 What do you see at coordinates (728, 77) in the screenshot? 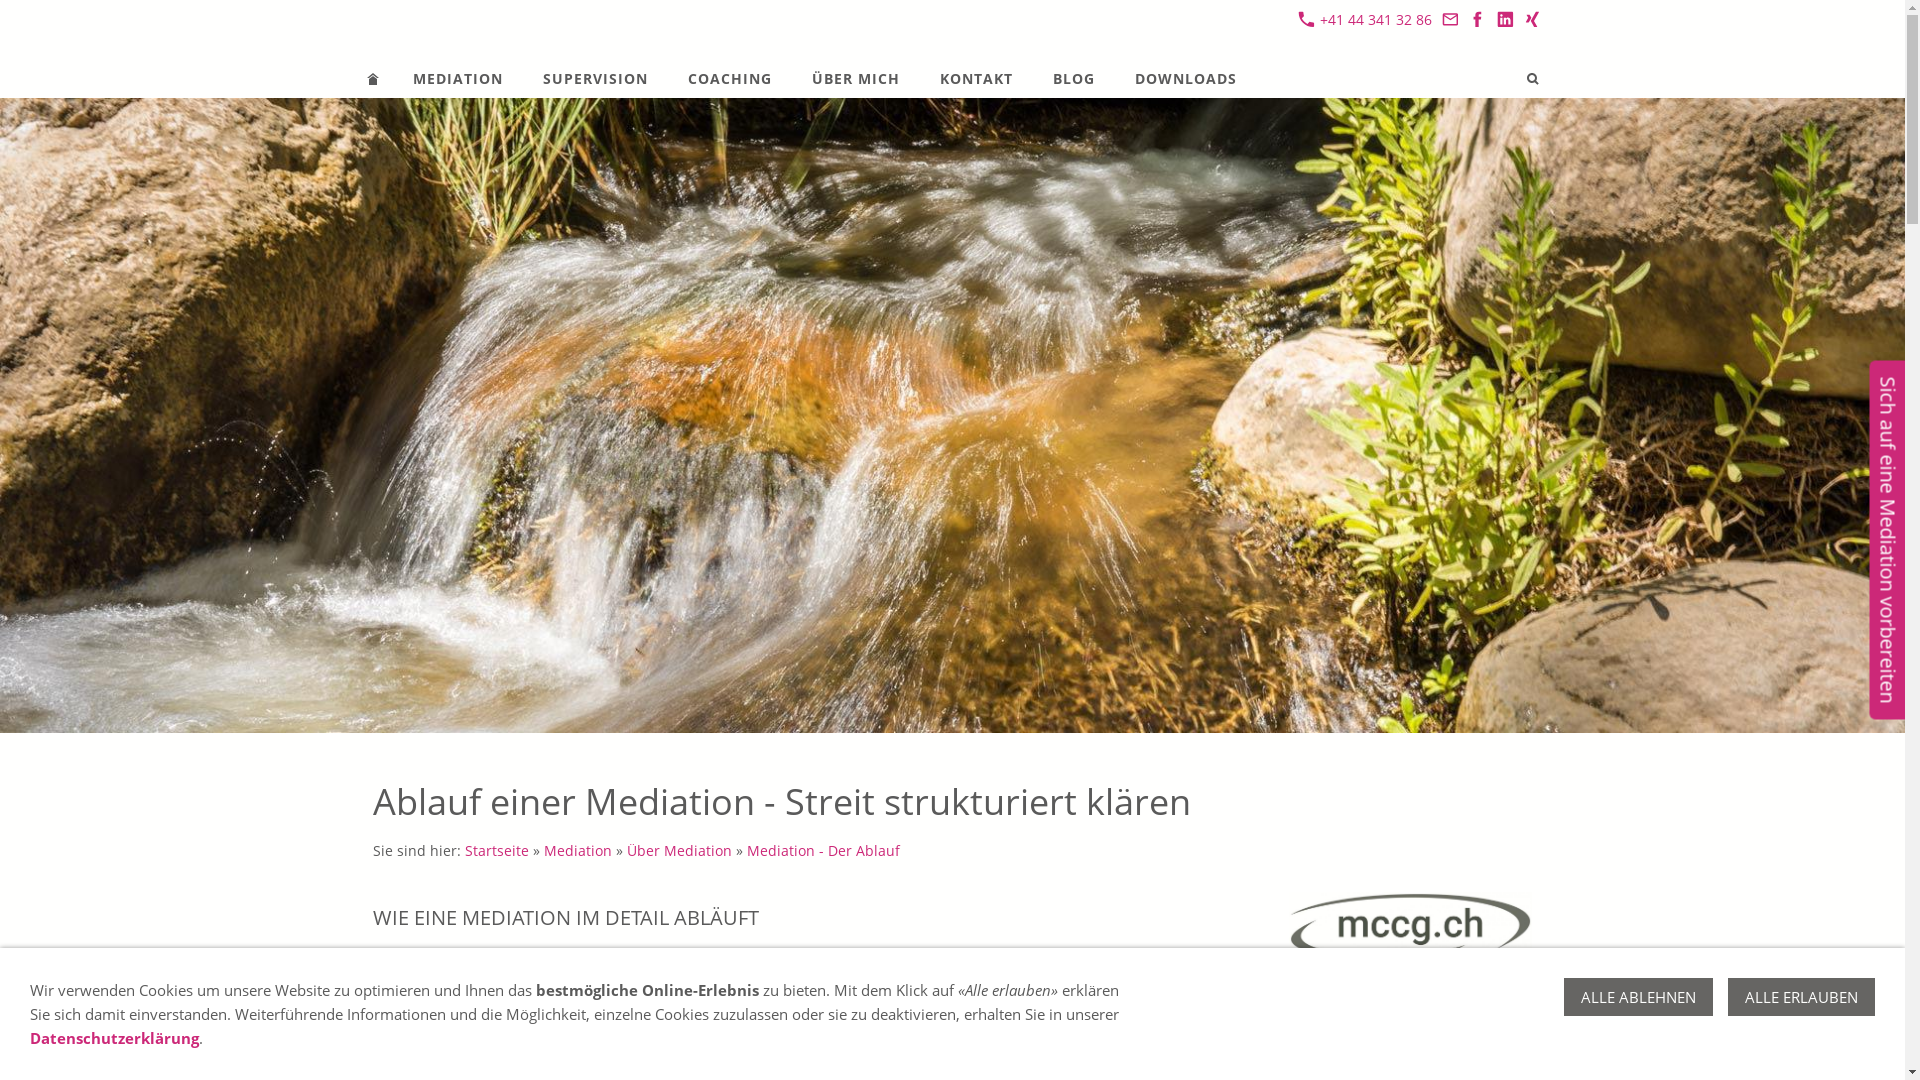
I see `'COACHING'` at bounding box center [728, 77].